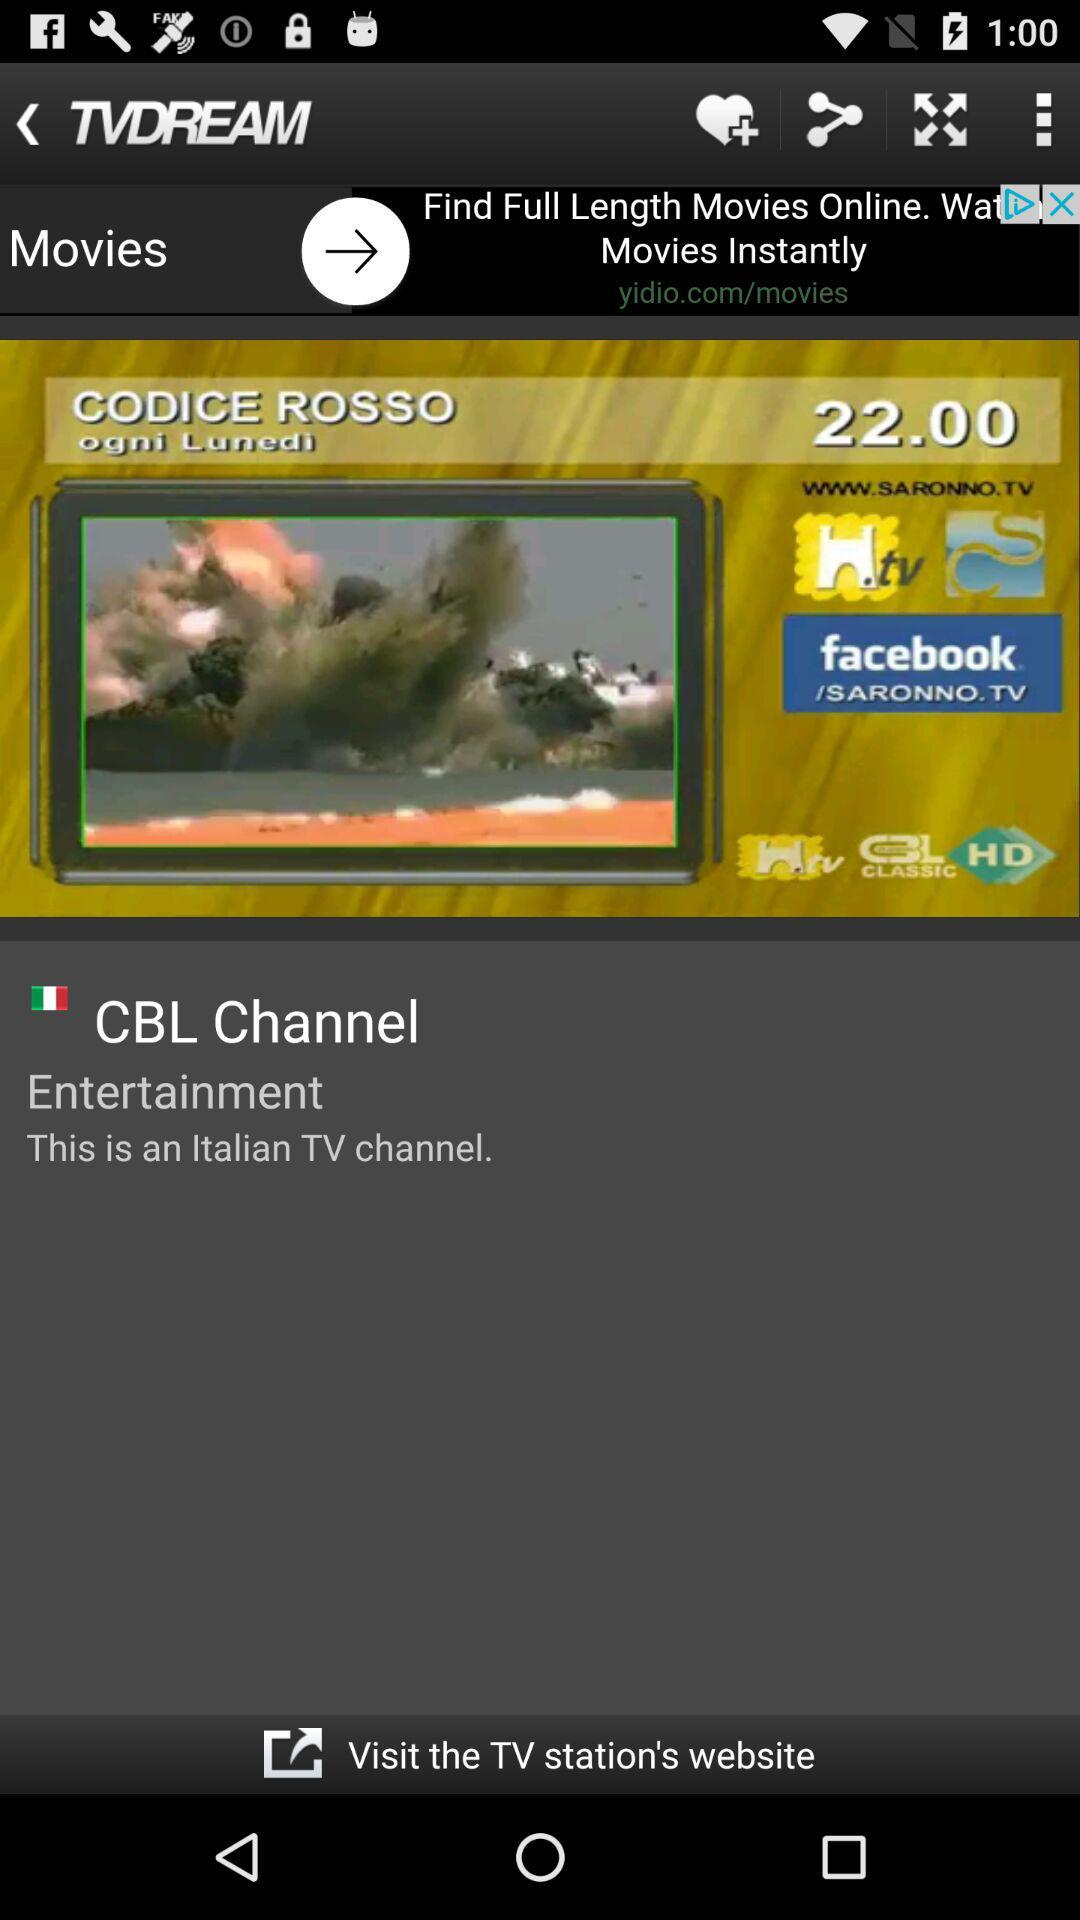 The image size is (1080, 1920). I want to click on full screen the video, so click(940, 118).